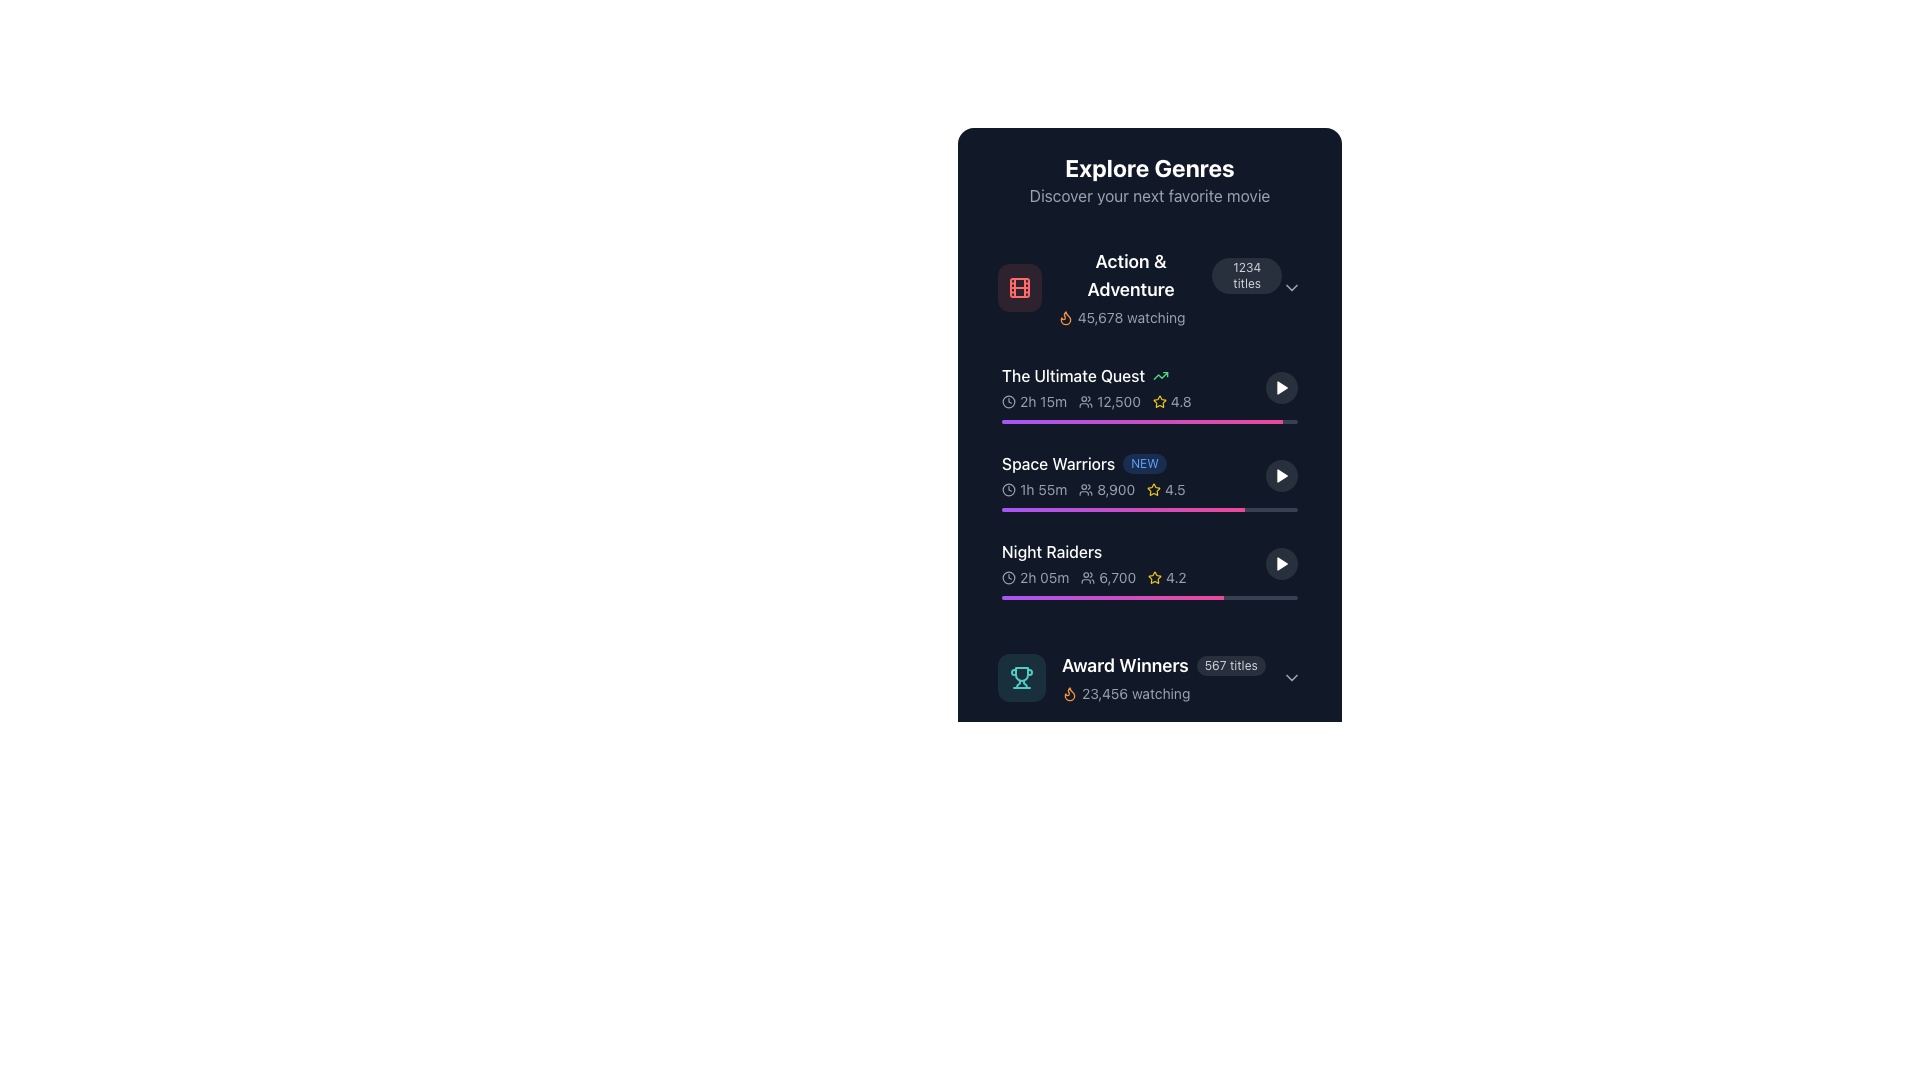 This screenshot has width=1920, height=1080. What do you see at coordinates (1155, 578) in the screenshot?
I see `the star icon indicating a rating score for the 'Night Raiders' entry, located to the left of the numerical rating '4.2'` at bounding box center [1155, 578].